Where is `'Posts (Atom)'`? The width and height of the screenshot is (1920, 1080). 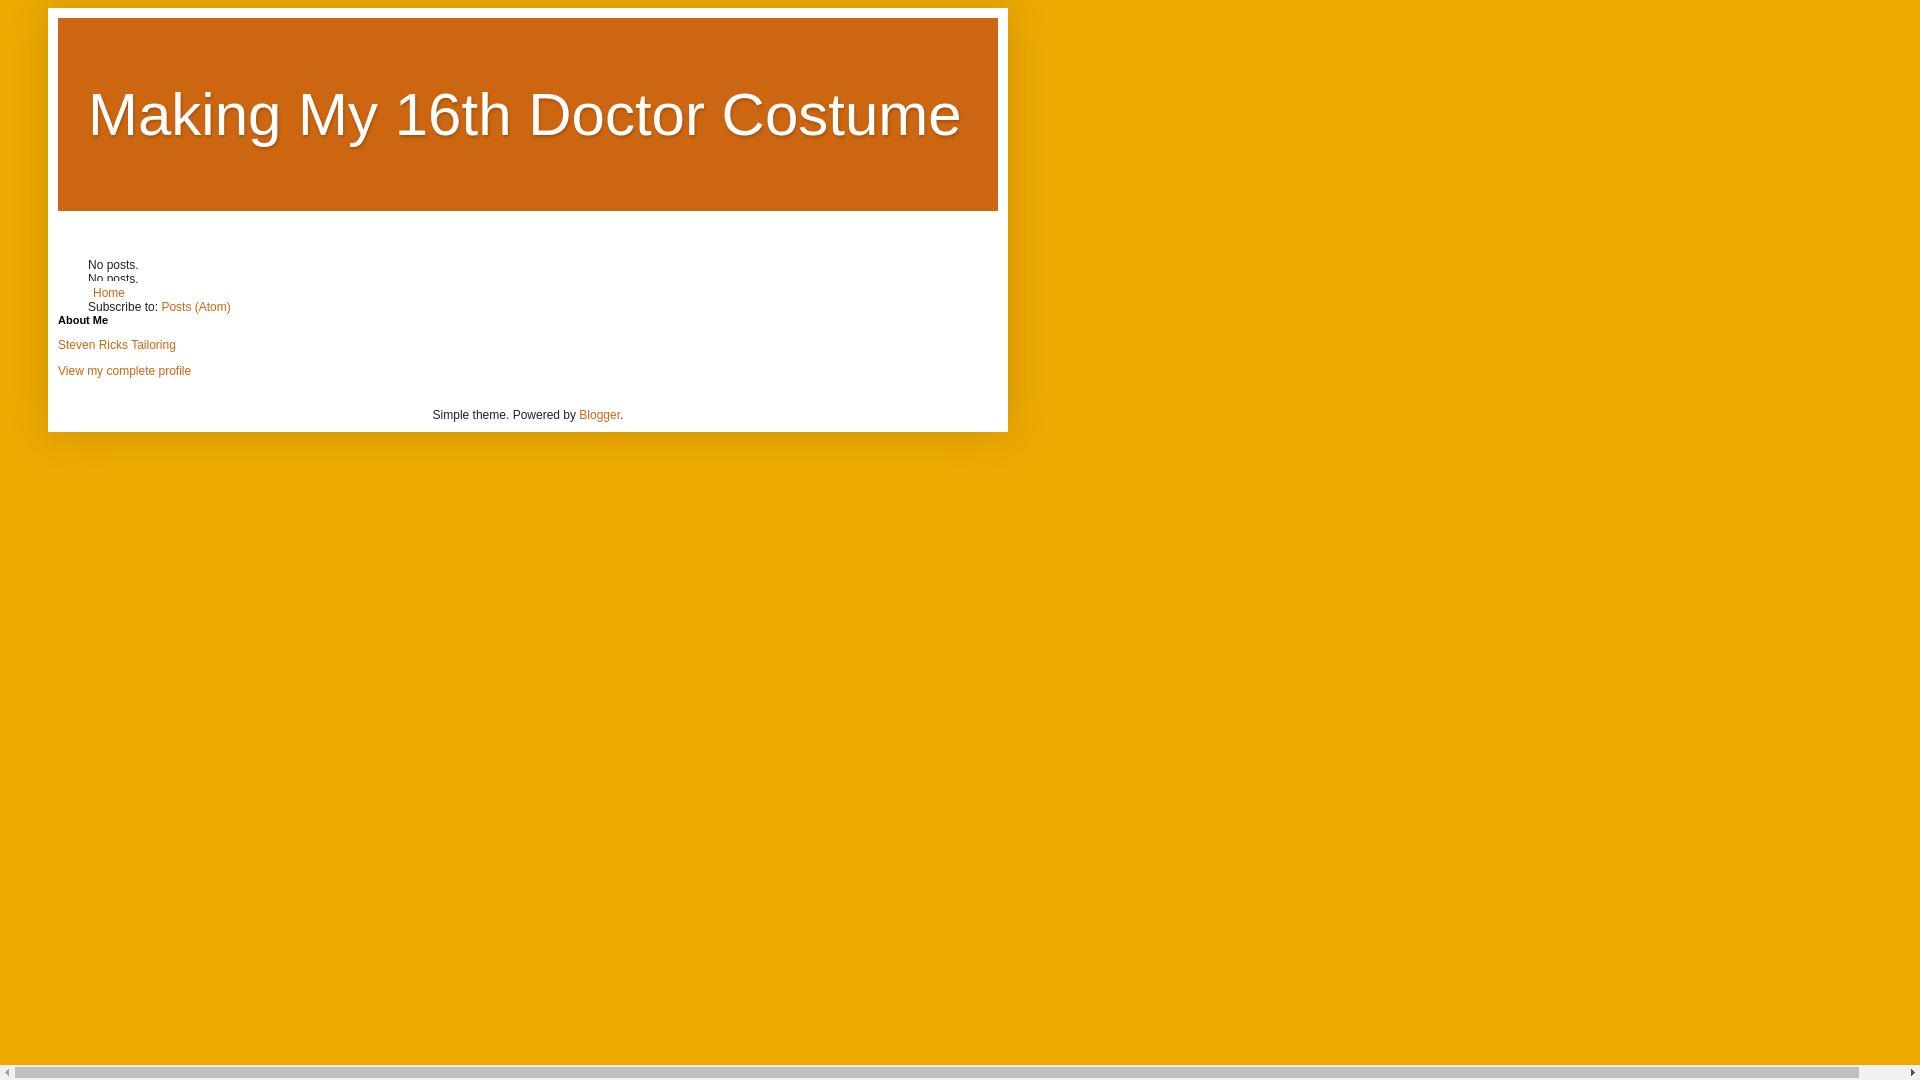
'Posts (Atom)' is located at coordinates (161, 307).